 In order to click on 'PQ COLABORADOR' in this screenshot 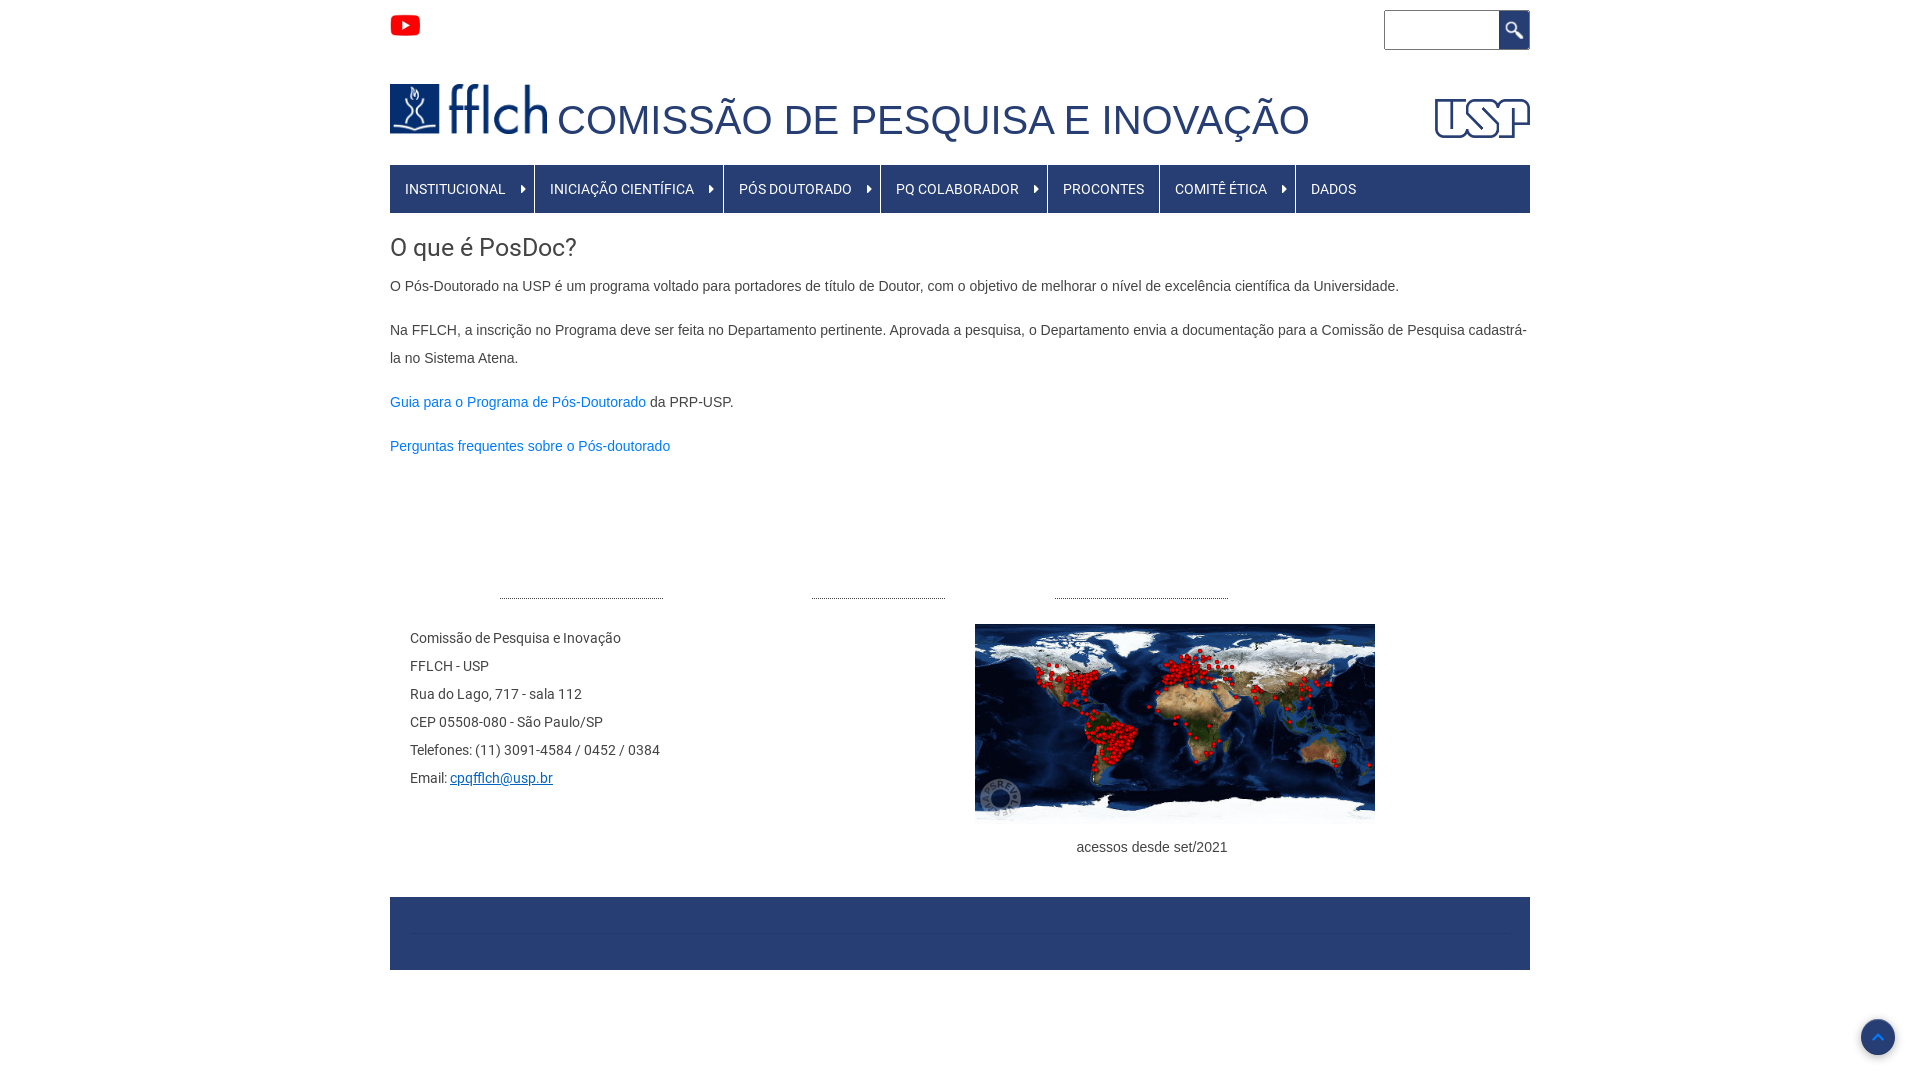, I will do `click(956, 189)`.